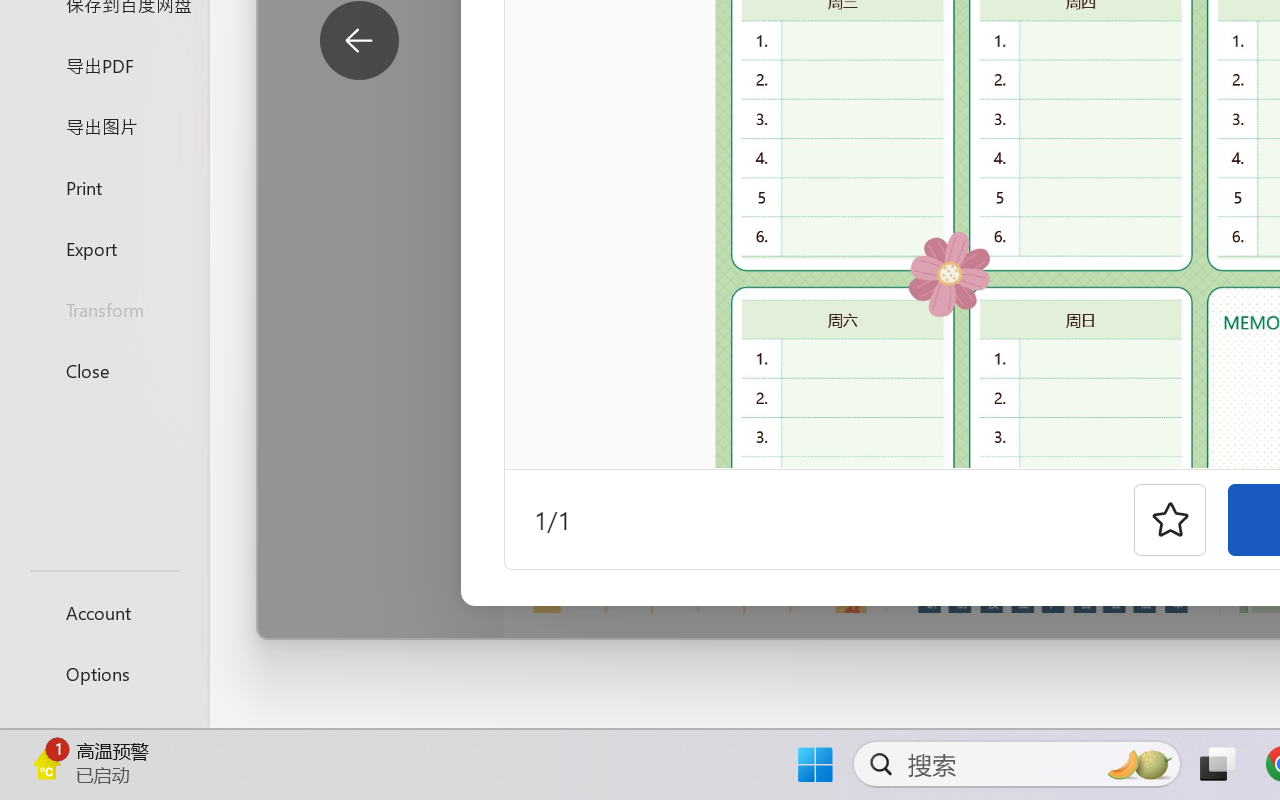 The height and width of the screenshot is (800, 1280). What do you see at coordinates (103, 186) in the screenshot?
I see `'Print'` at bounding box center [103, 186].